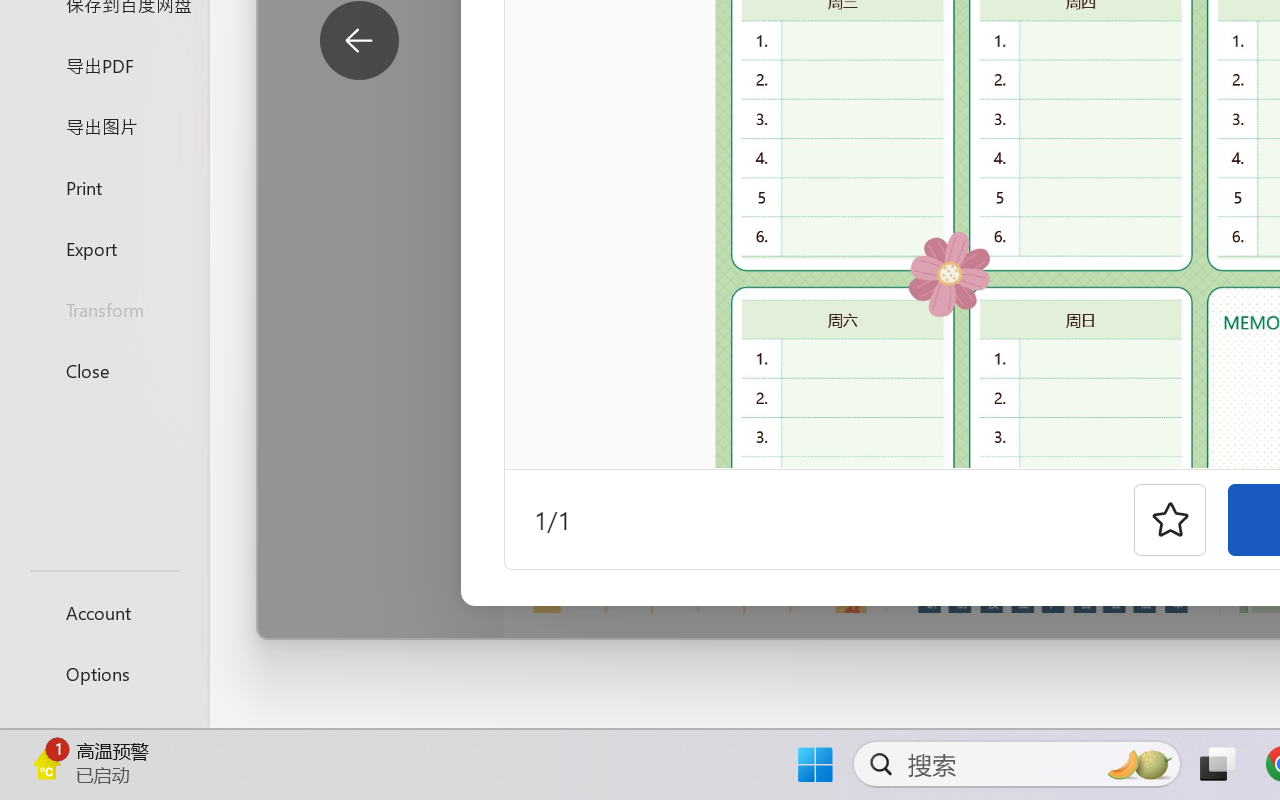 The height and width of the screenshot is (800, 1280). What do you see at coordinates (103, 186) in the screenshot?
I see `'Print'` at bounding box center [103, 186].